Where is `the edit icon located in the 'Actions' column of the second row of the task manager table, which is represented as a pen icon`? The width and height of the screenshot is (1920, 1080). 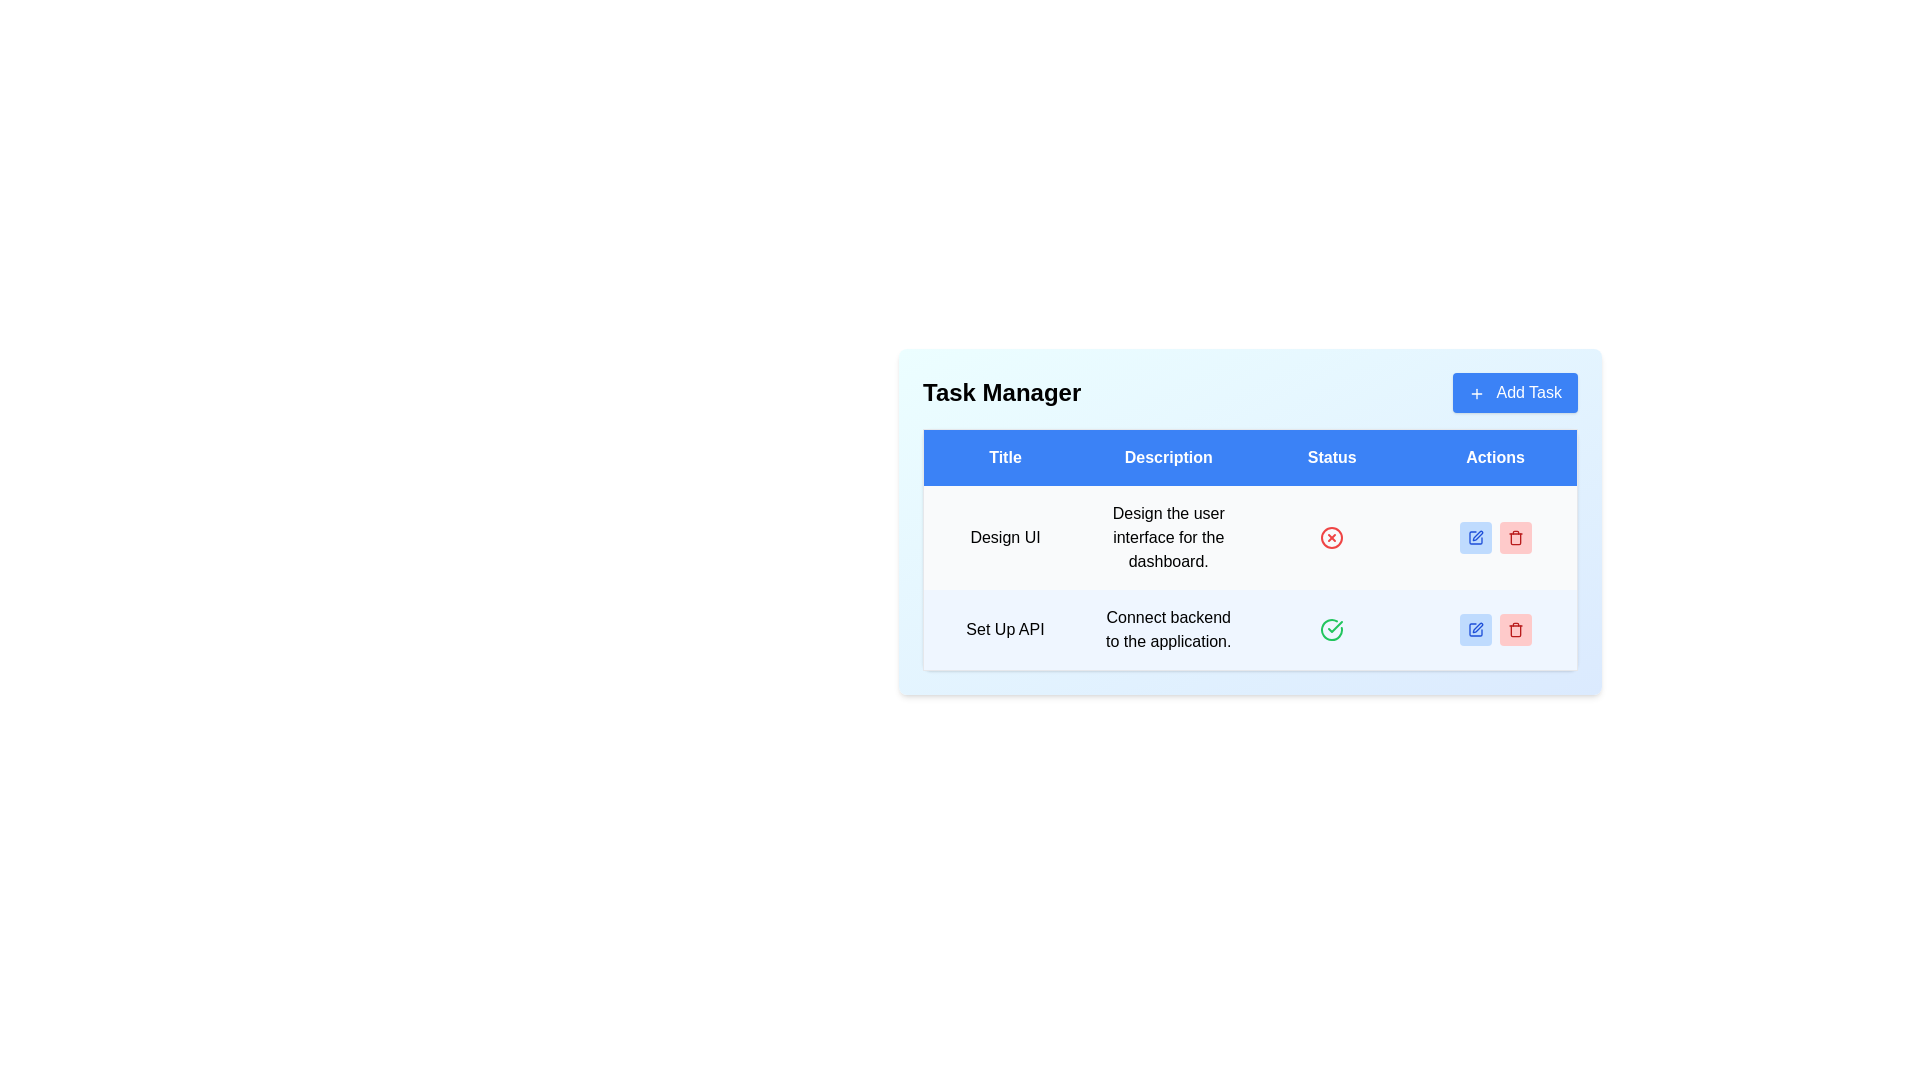
the edit icon located in the 'Actions' column of the second row of the task manager table, which is represented as a pen icon is located at coordinates (1475, 536).